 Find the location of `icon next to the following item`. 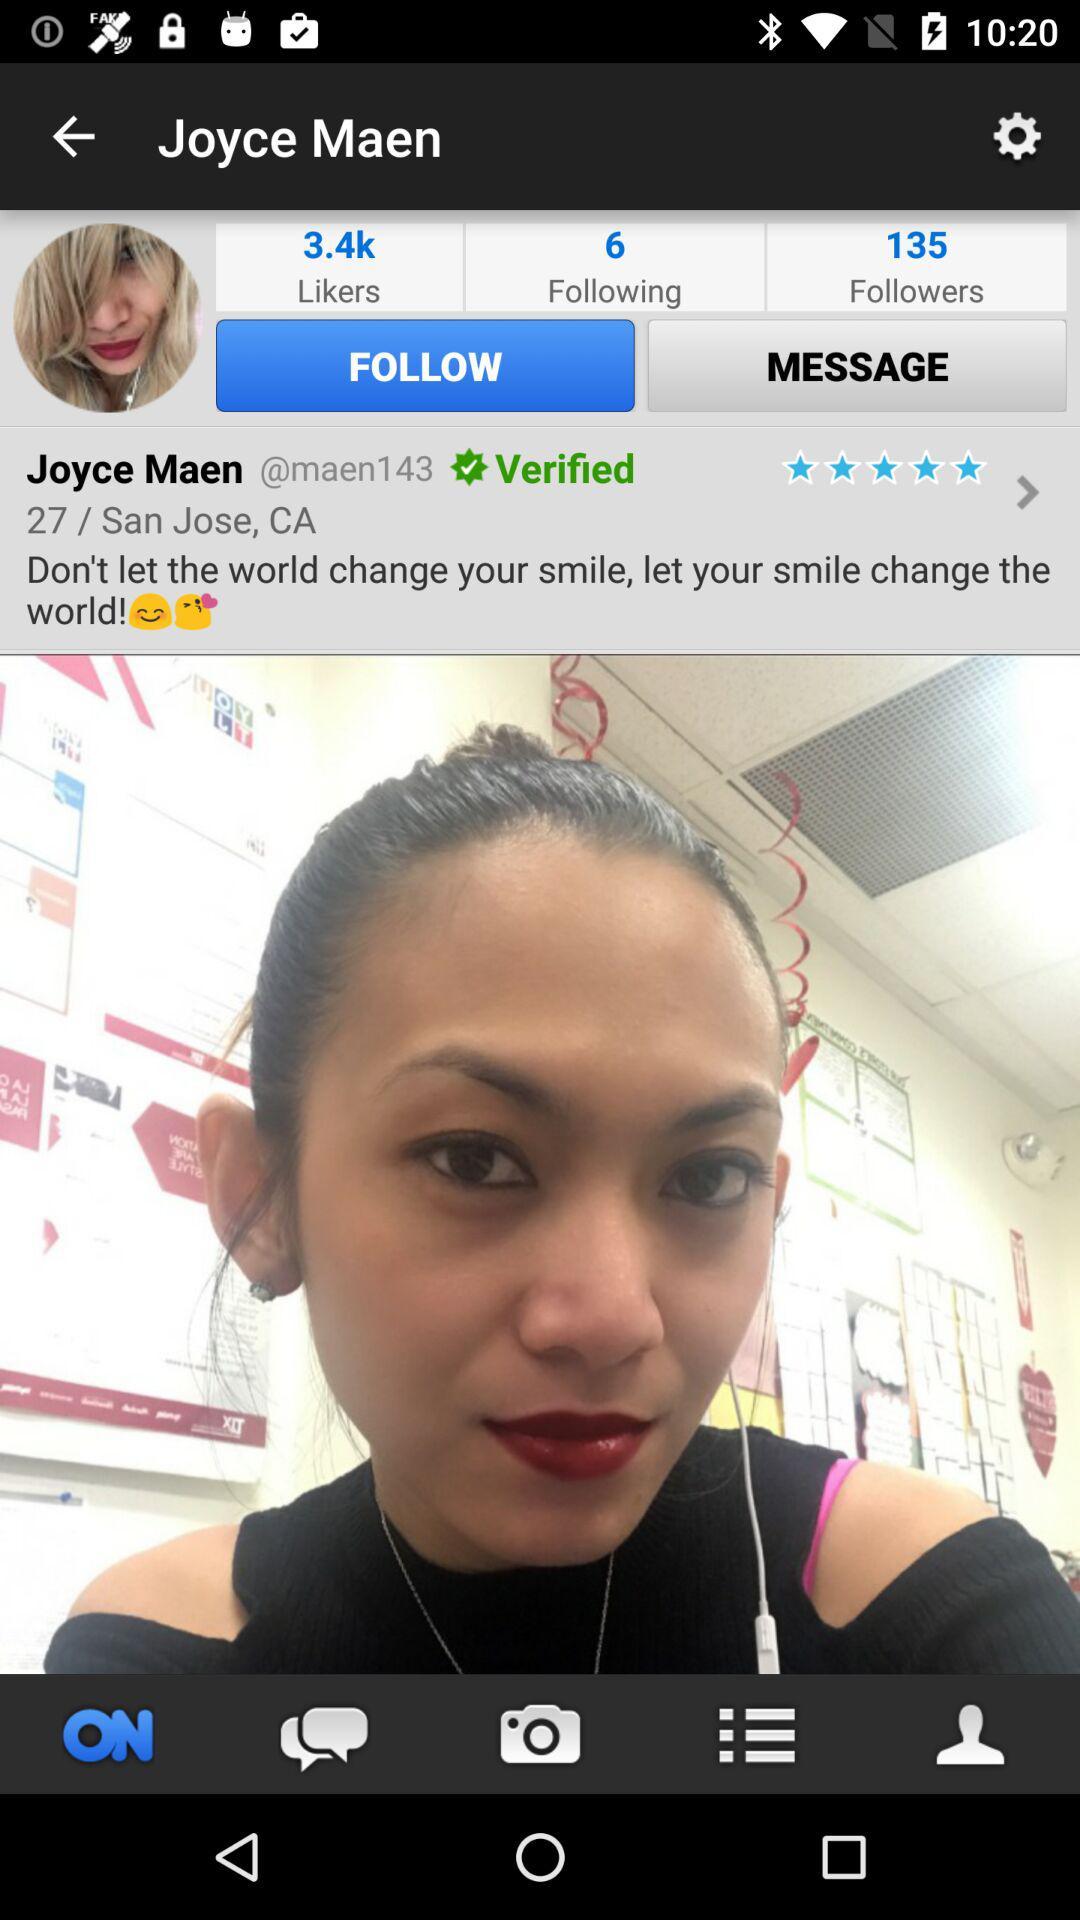

icon next to the following item is located at coordinates (338, 242).